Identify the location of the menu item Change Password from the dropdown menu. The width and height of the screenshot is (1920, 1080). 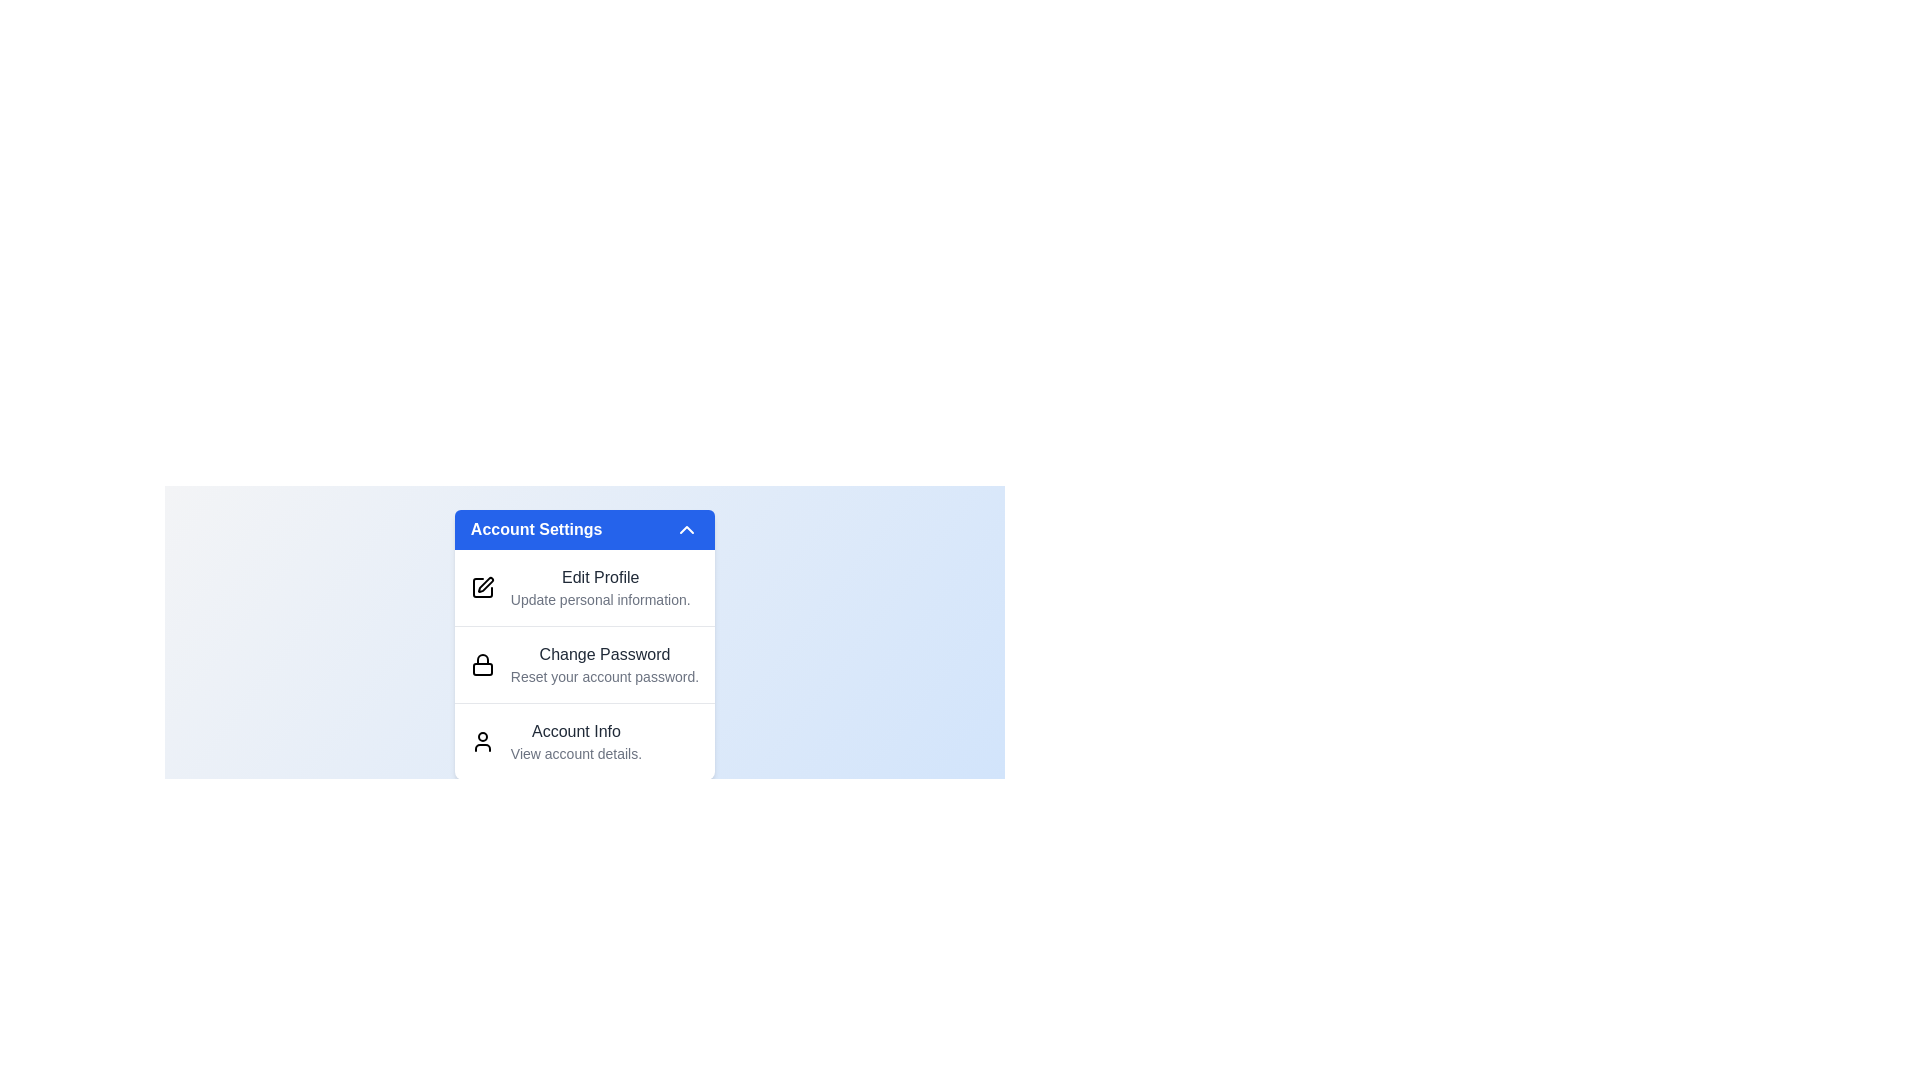
(584, 664).